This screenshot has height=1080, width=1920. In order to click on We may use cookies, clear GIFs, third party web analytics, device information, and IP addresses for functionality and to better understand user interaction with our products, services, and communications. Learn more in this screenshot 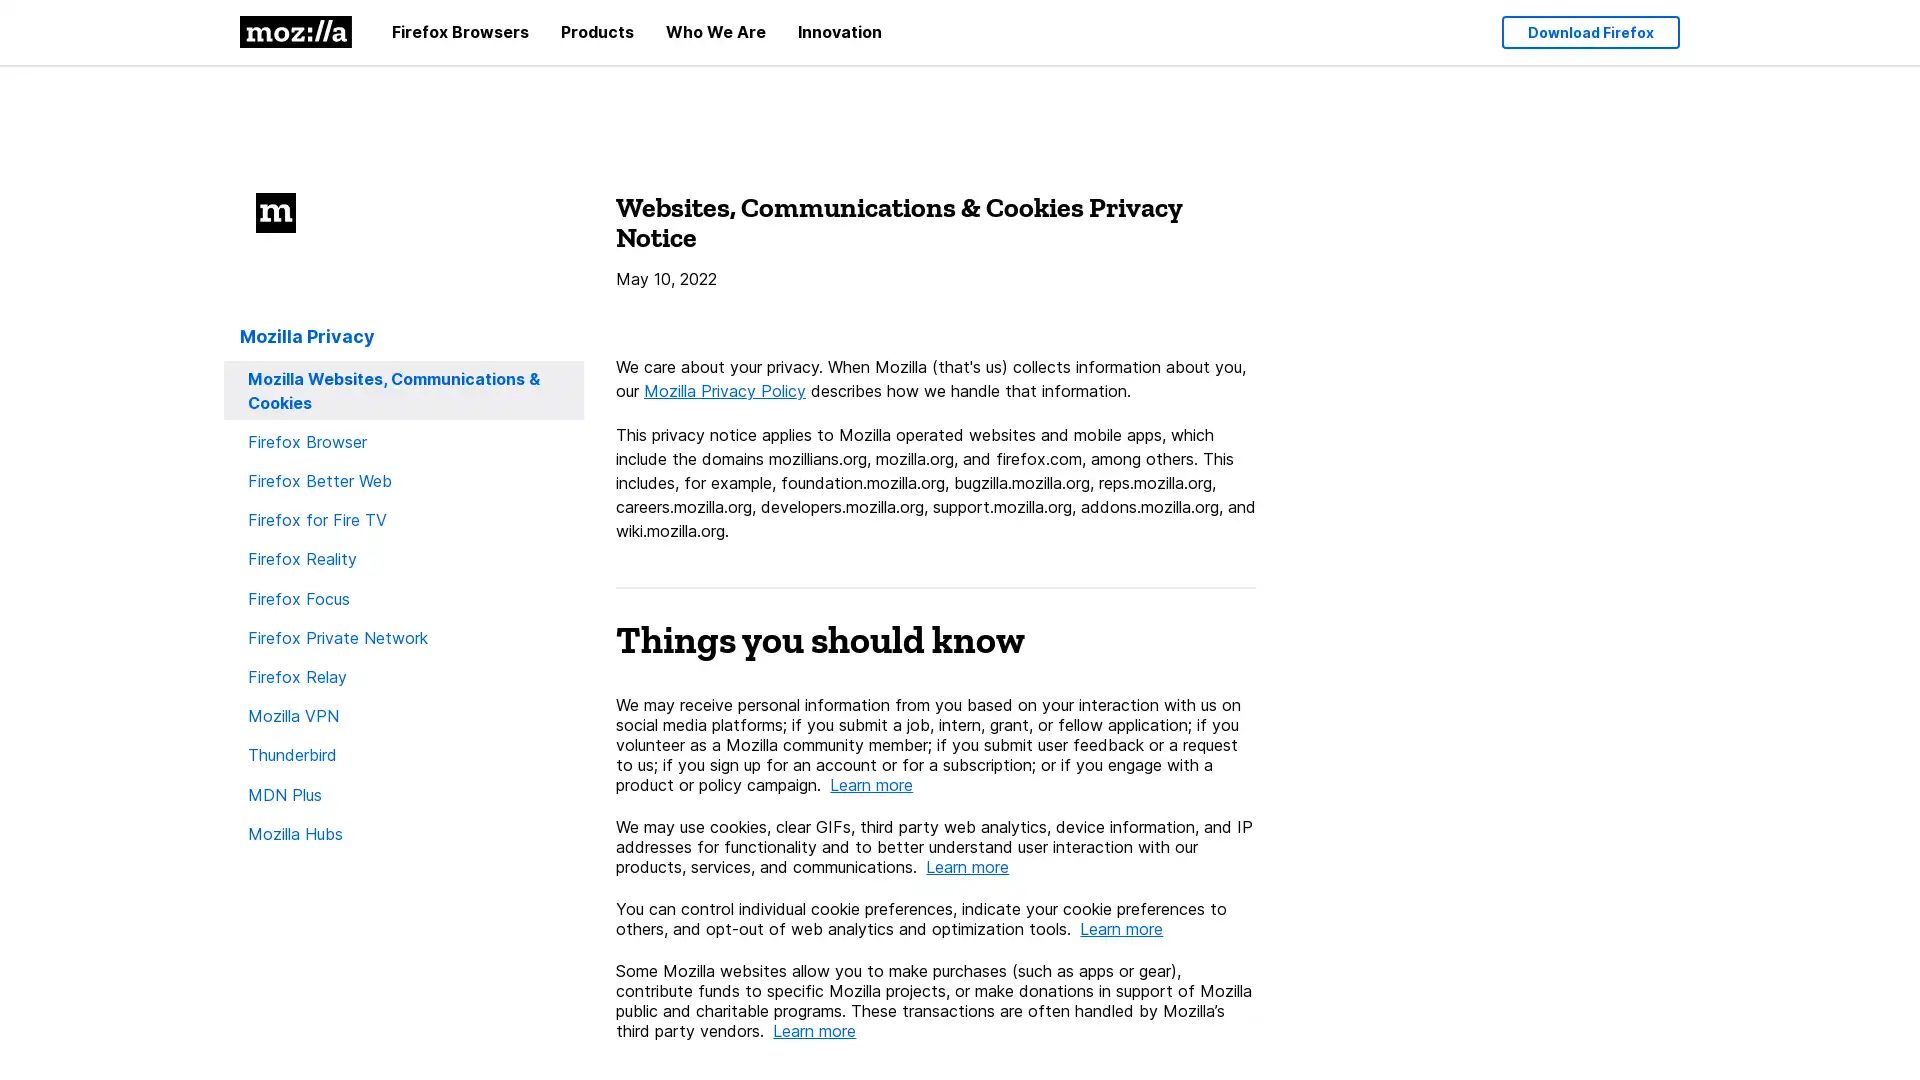, I will do `click(935, 845)`.